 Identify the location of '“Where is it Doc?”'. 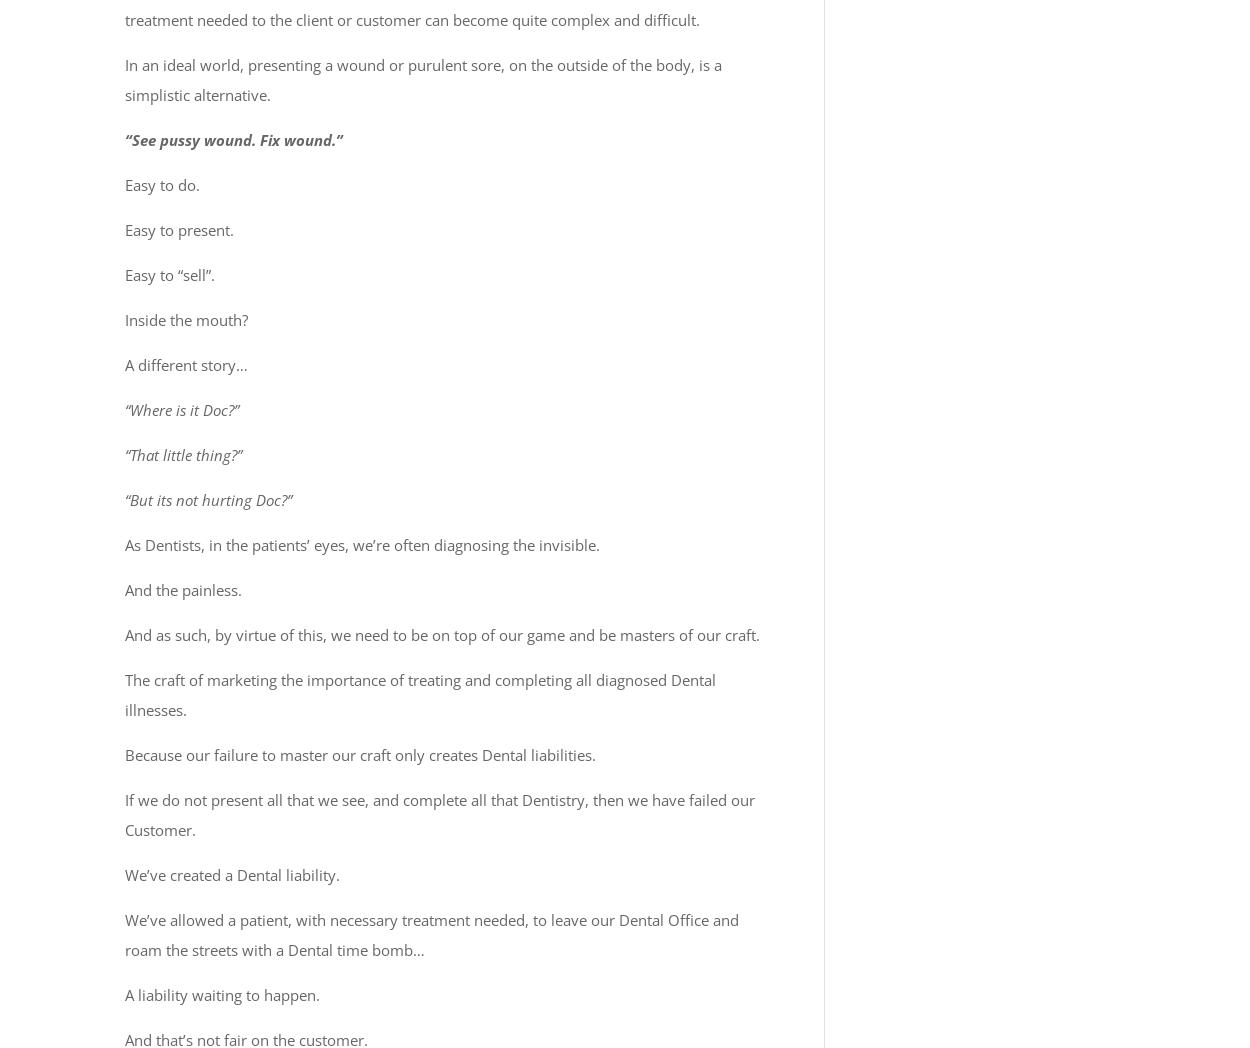
(182, 409).